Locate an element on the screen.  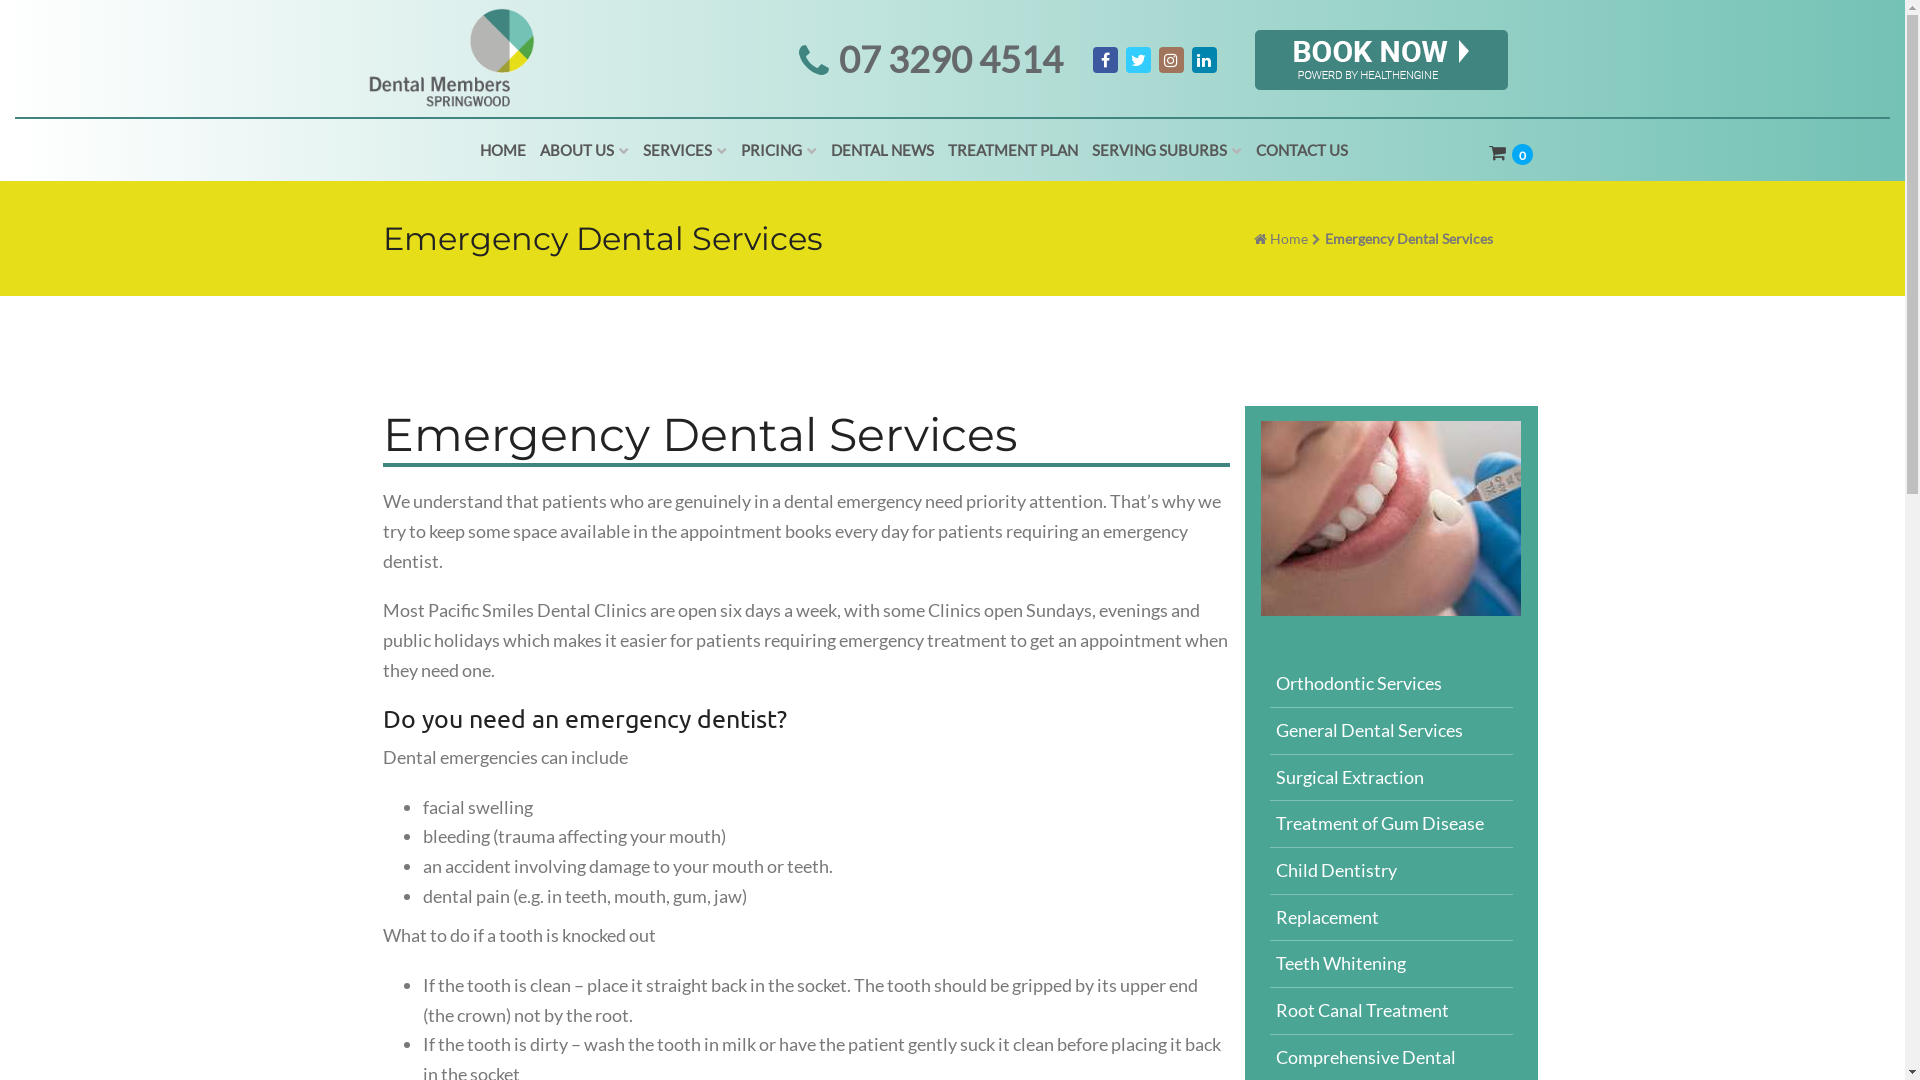
'General Dental Services' is located at coordinates (1390, 731).